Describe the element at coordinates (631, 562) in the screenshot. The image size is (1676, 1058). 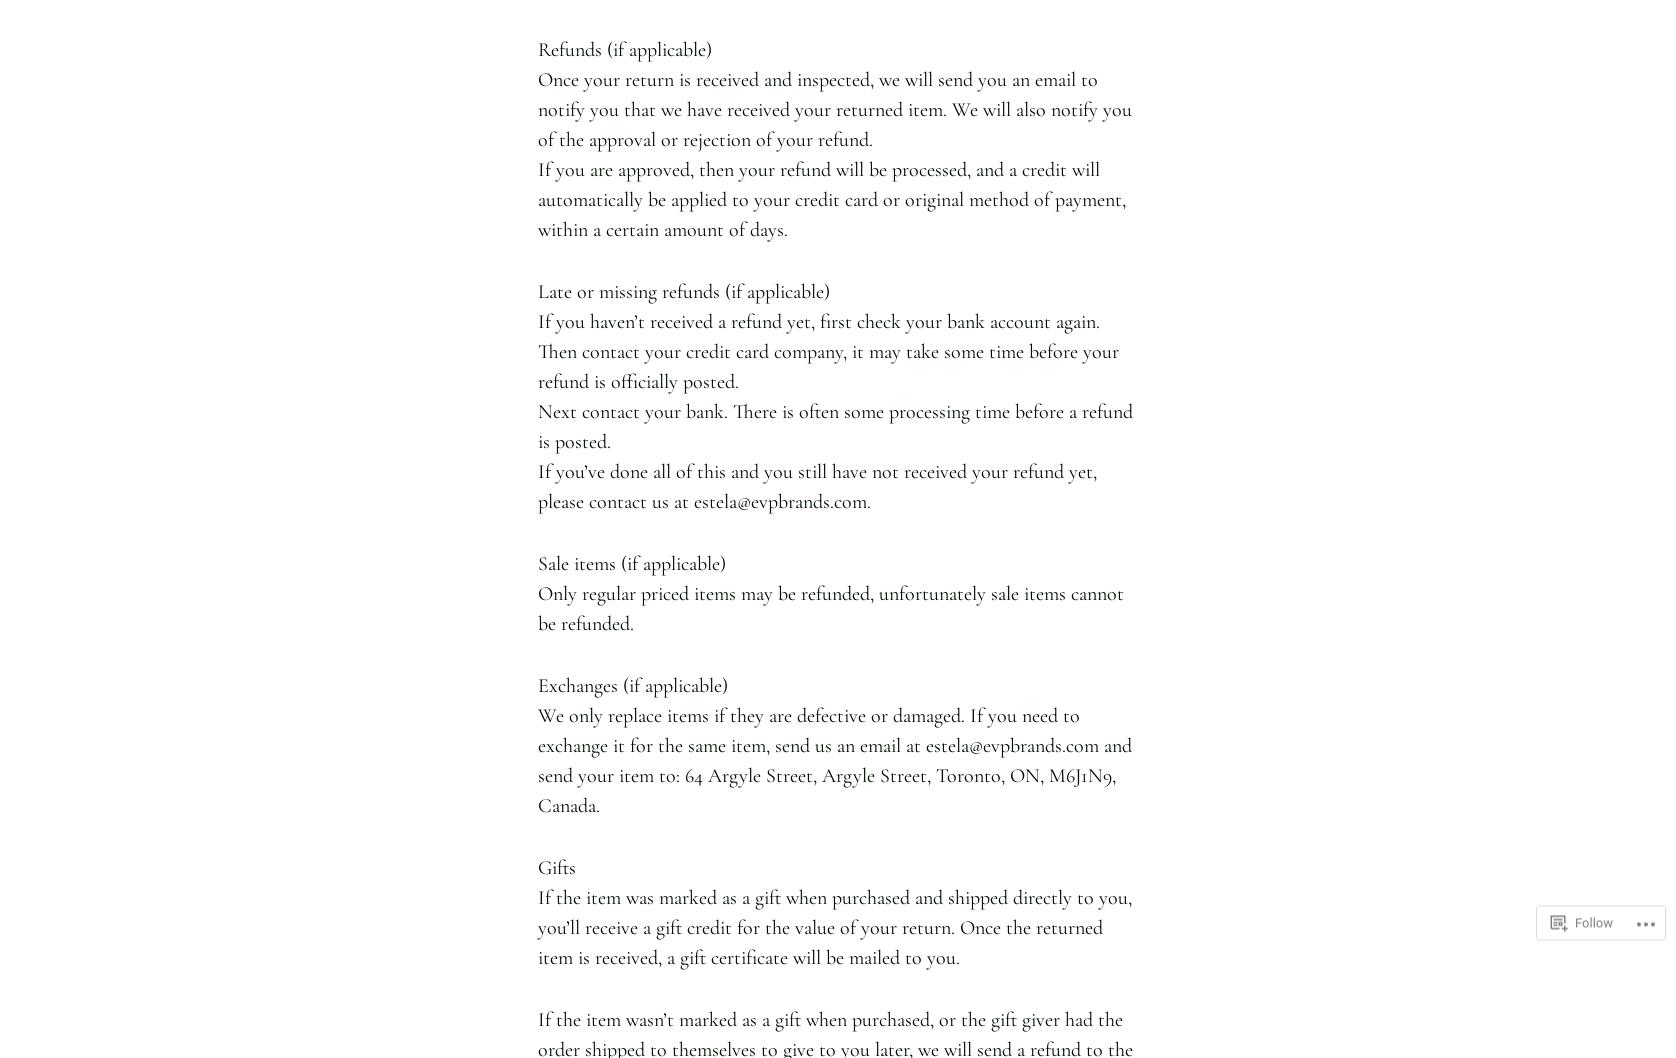
I see `'Sale items (if applicable)'` at that location.